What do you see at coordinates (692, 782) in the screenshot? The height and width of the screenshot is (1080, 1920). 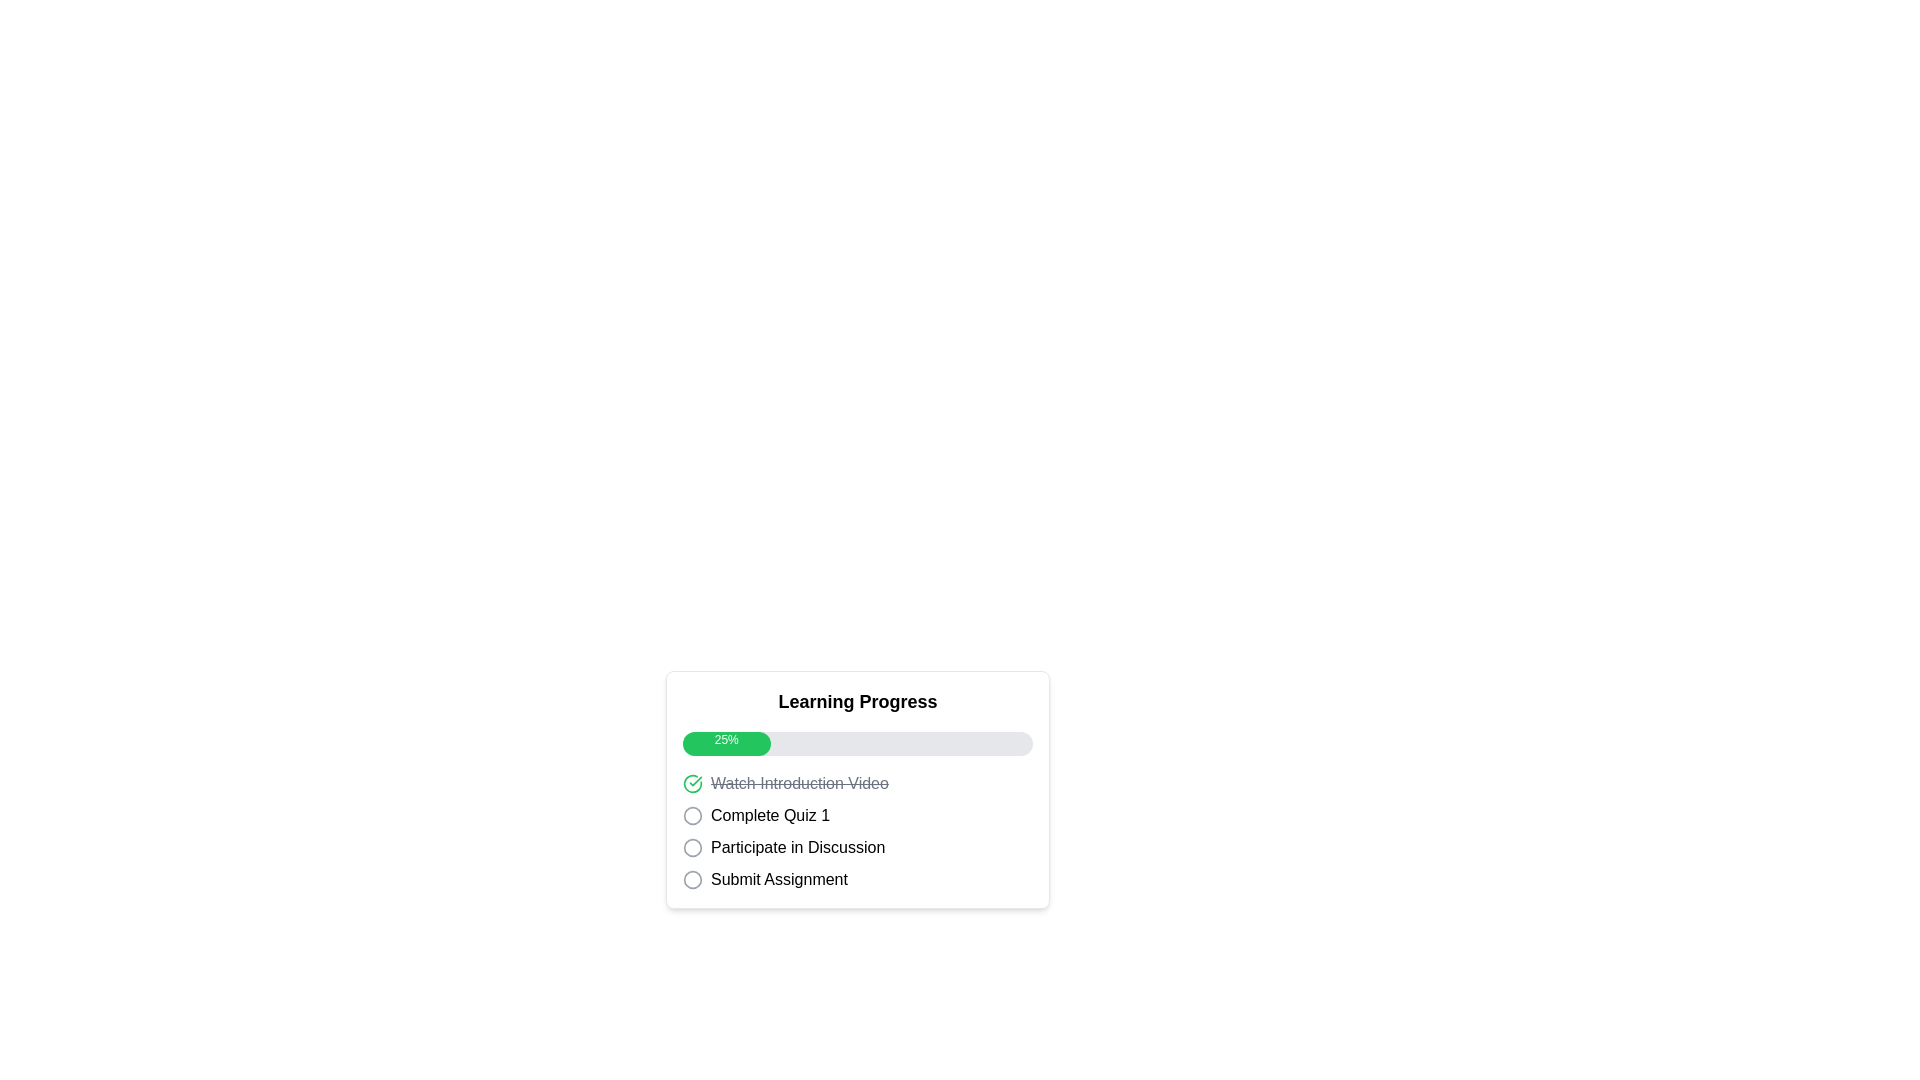 I see `the green circular checkmark icon that is positioned directly to the left of the text 'Watch Introduction Video' in the task list` at bounding box center [692, 782].